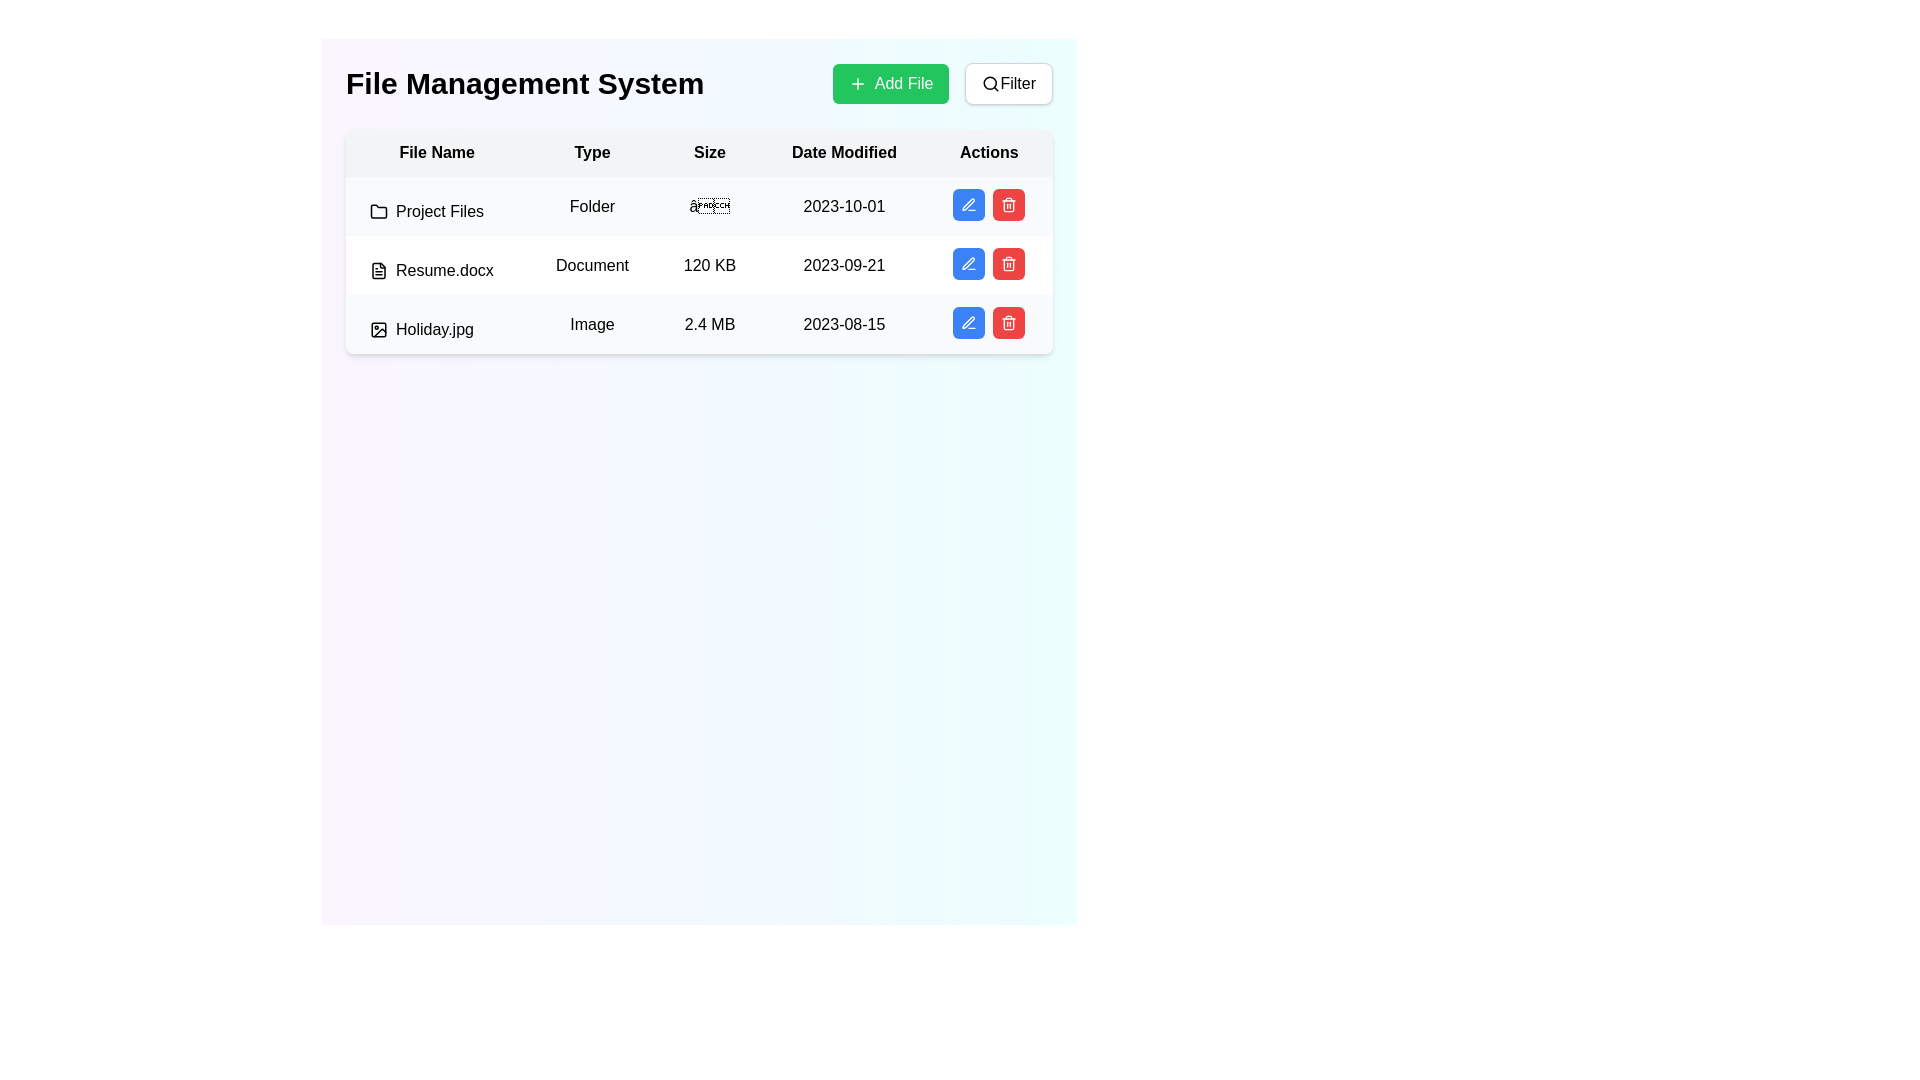 The height and width of the screenshot is (1080, 1920). What do you see at coordinates (969, 322) in the screenshot?
I see `the editing icon in the 'Actions' column of the first row of the table corresponding to 'Project Files' to initiate editing` at bounding box center [969, 322].